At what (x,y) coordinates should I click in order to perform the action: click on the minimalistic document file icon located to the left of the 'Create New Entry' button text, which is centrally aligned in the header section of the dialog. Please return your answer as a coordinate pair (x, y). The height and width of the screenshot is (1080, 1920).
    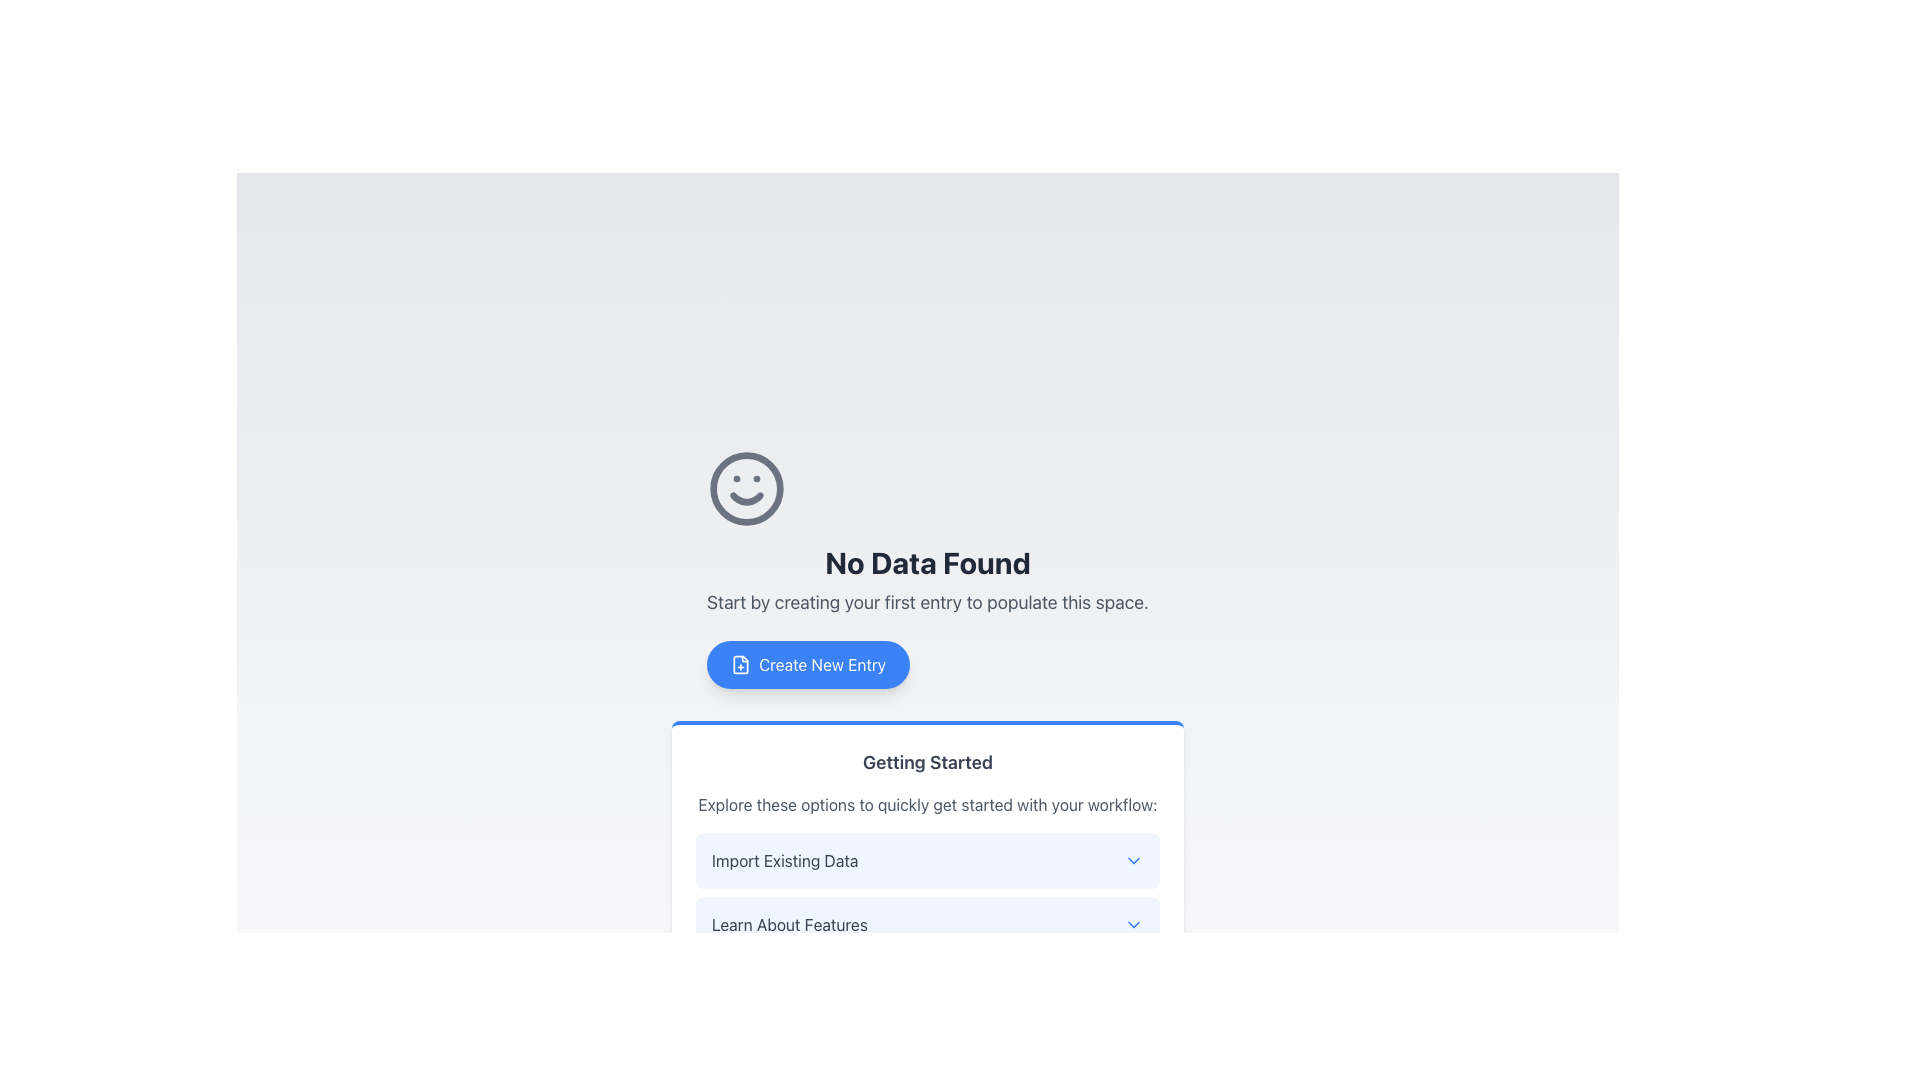
    Looking at the image, I should click on (740, 664).